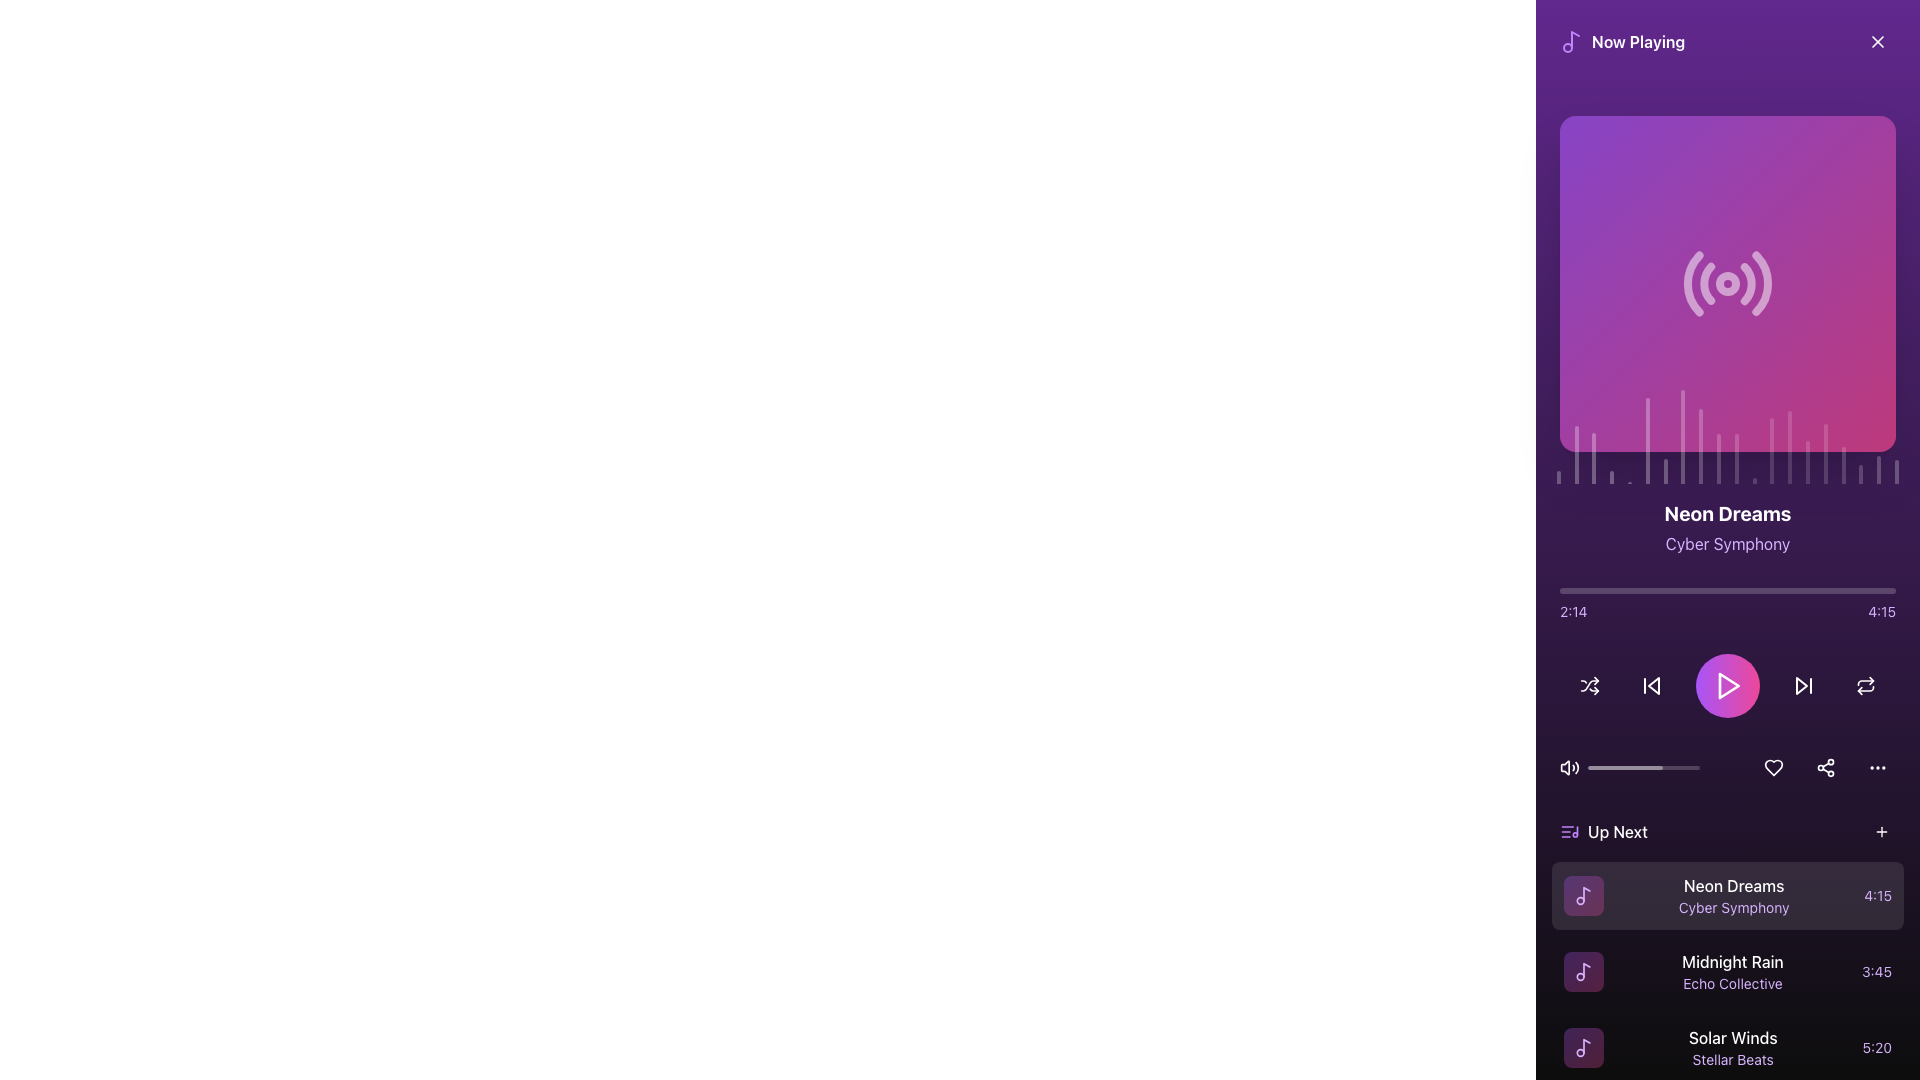  Describe the element at coordinates (1643, 766) in the screenshot. I see `the progress bar located centrally within the audio playback controls to adjust the progress of the currently playing media track` at that location.